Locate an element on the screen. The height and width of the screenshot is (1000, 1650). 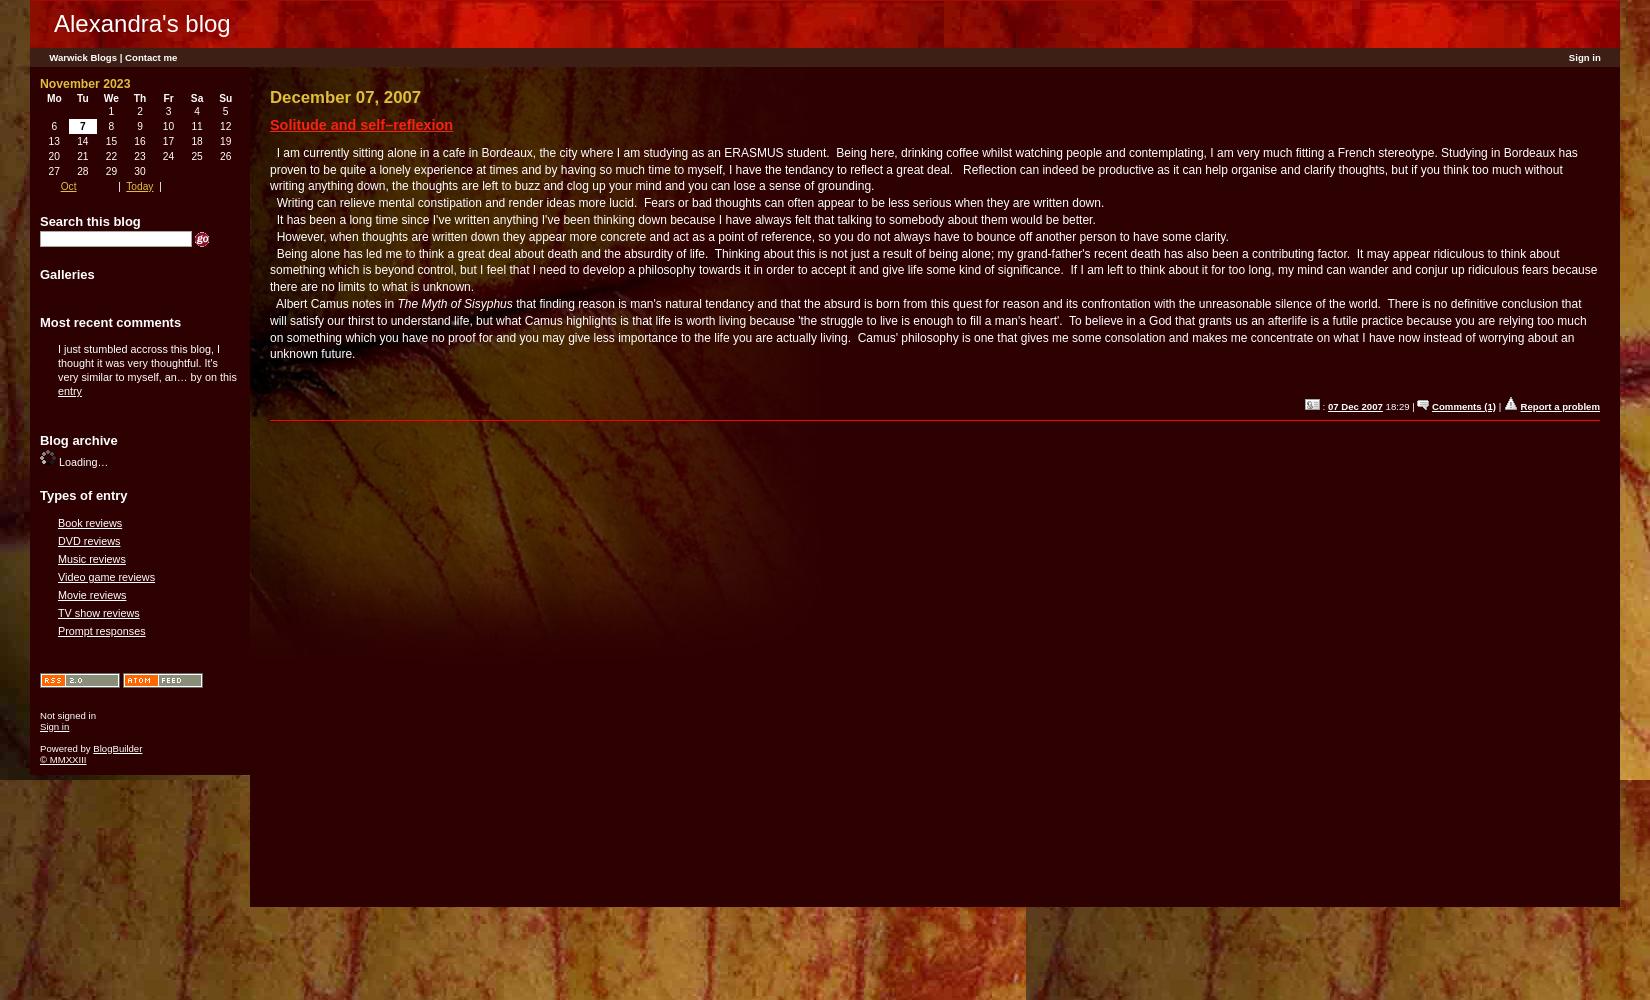
'Galleries' is located at coordinates (66, 273).